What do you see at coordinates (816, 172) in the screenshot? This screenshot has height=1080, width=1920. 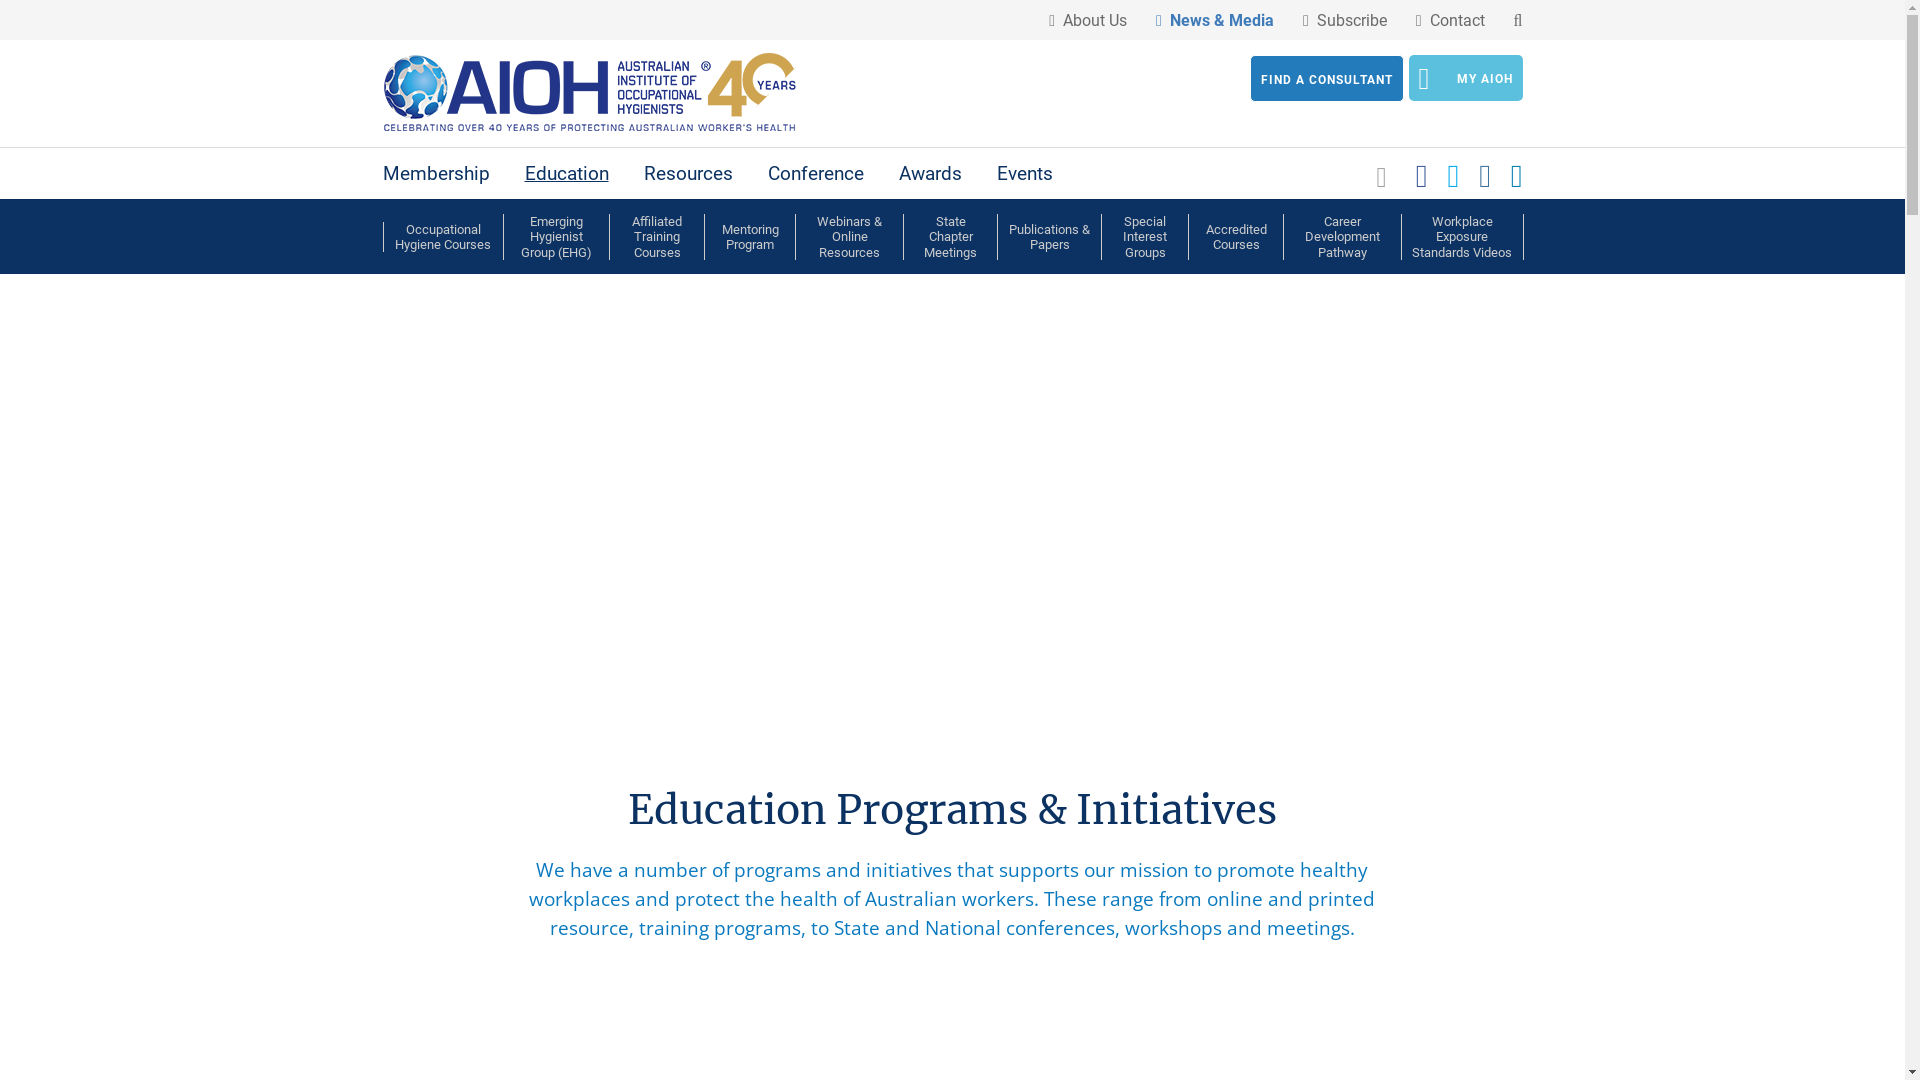 I see `'Conference'` at bounding box center [816, 172].